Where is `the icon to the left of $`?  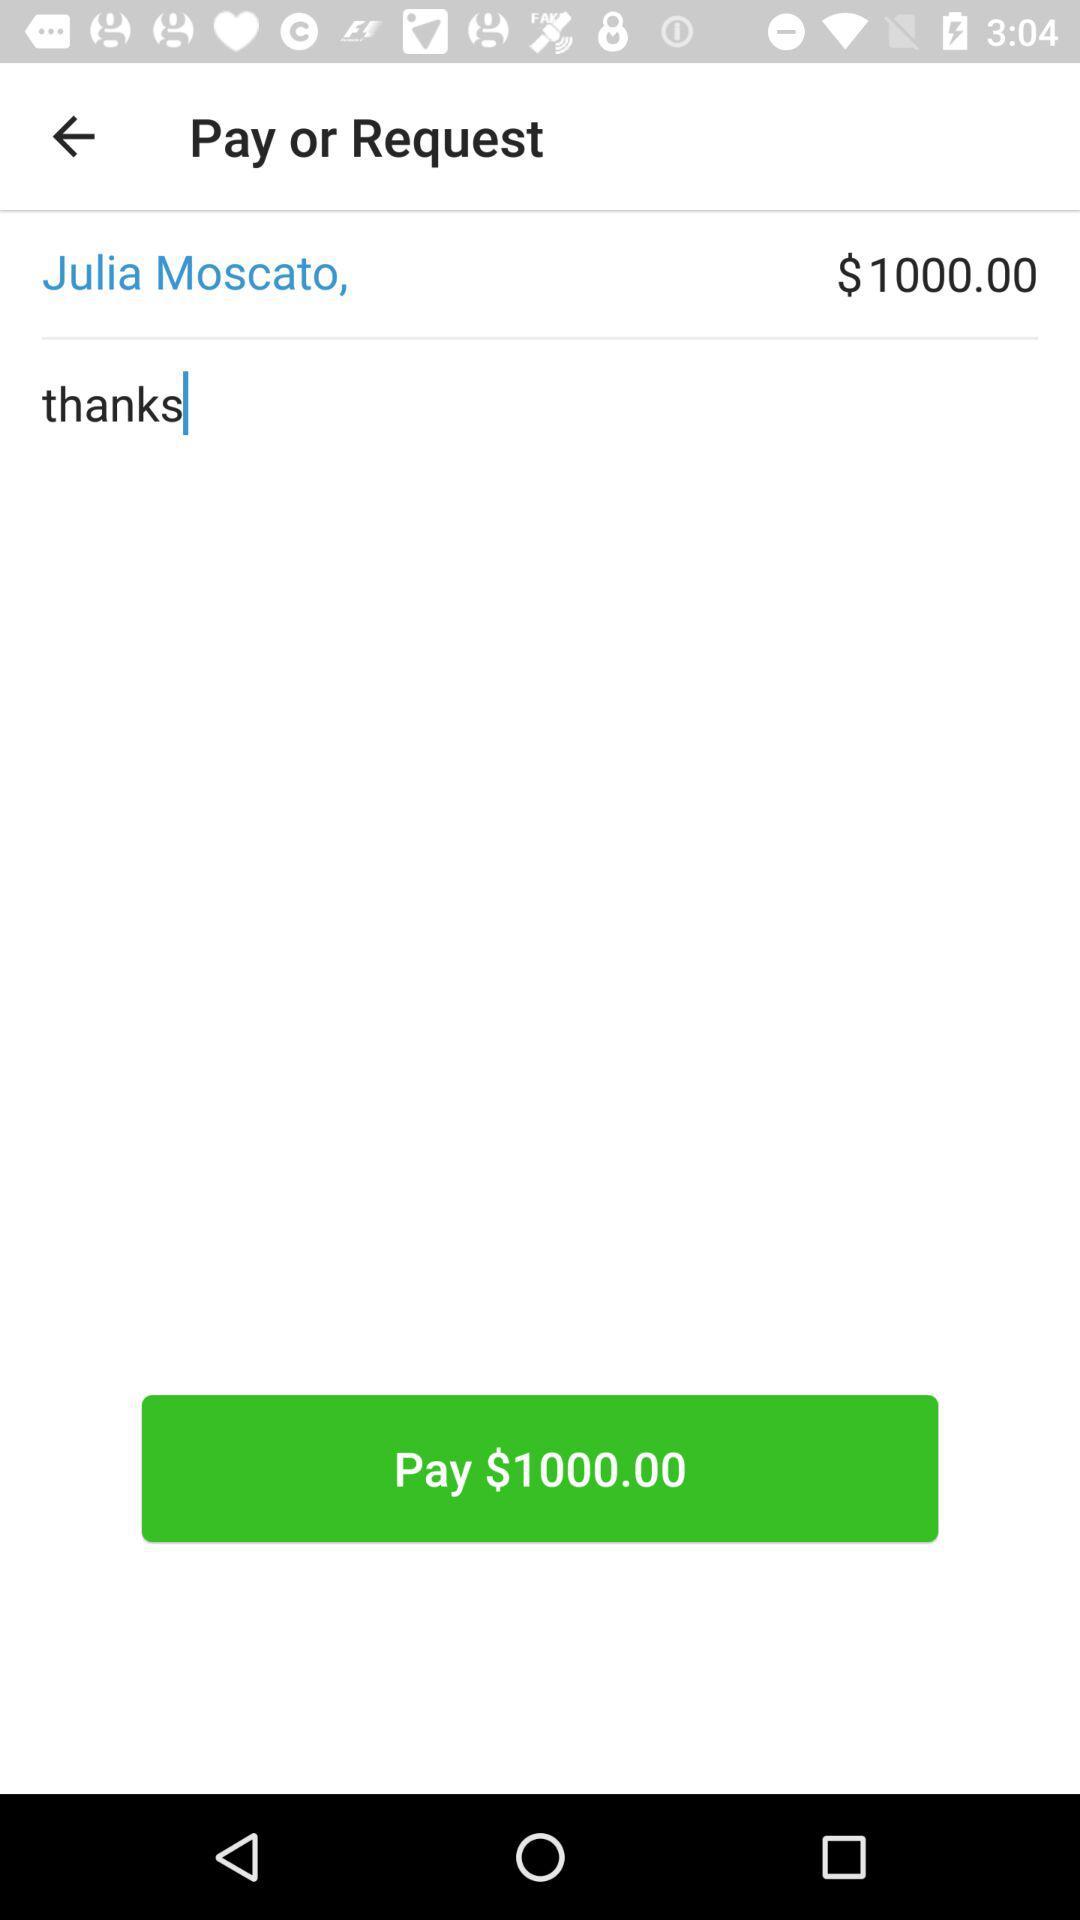 the icon to the left of $ is located at coordinates (417, 272).